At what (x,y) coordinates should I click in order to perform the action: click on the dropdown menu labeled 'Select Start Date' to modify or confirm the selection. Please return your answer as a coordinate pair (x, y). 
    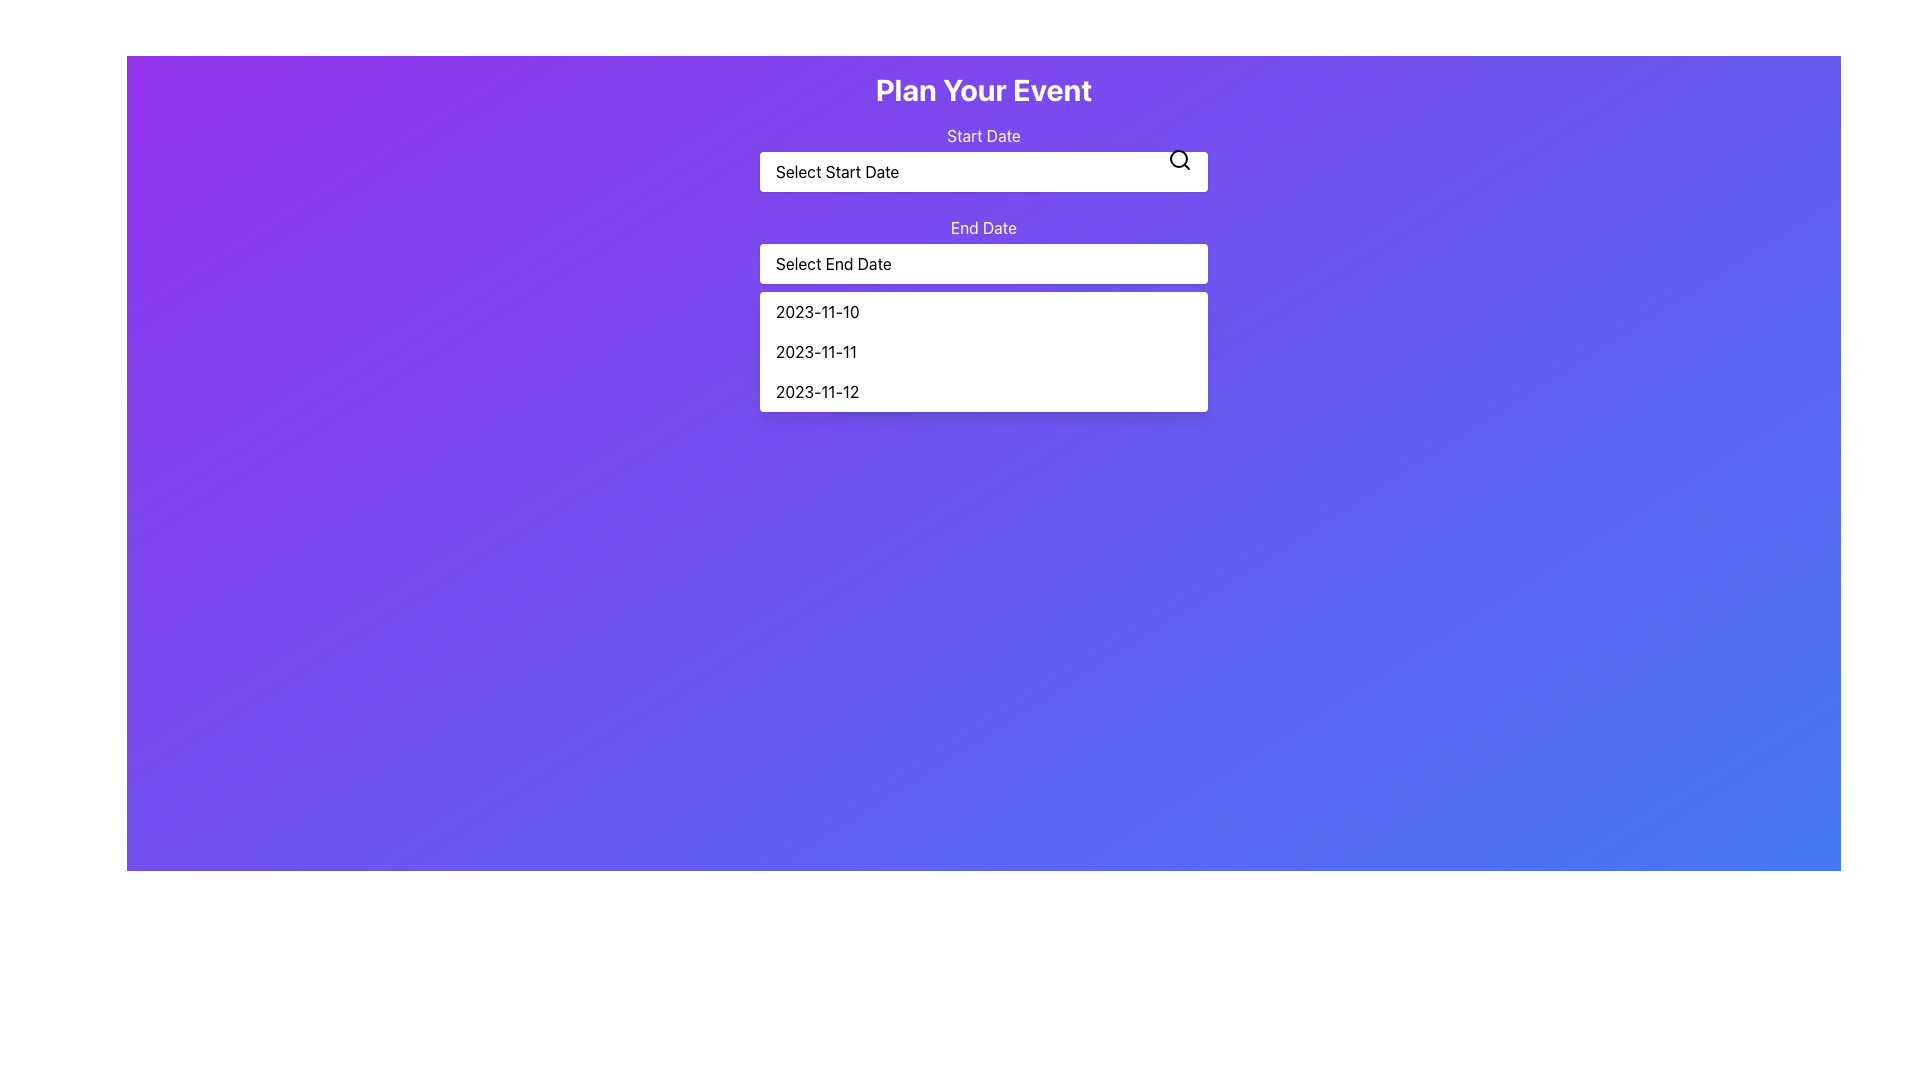
    Looking at the image, I should click on (983, 157).